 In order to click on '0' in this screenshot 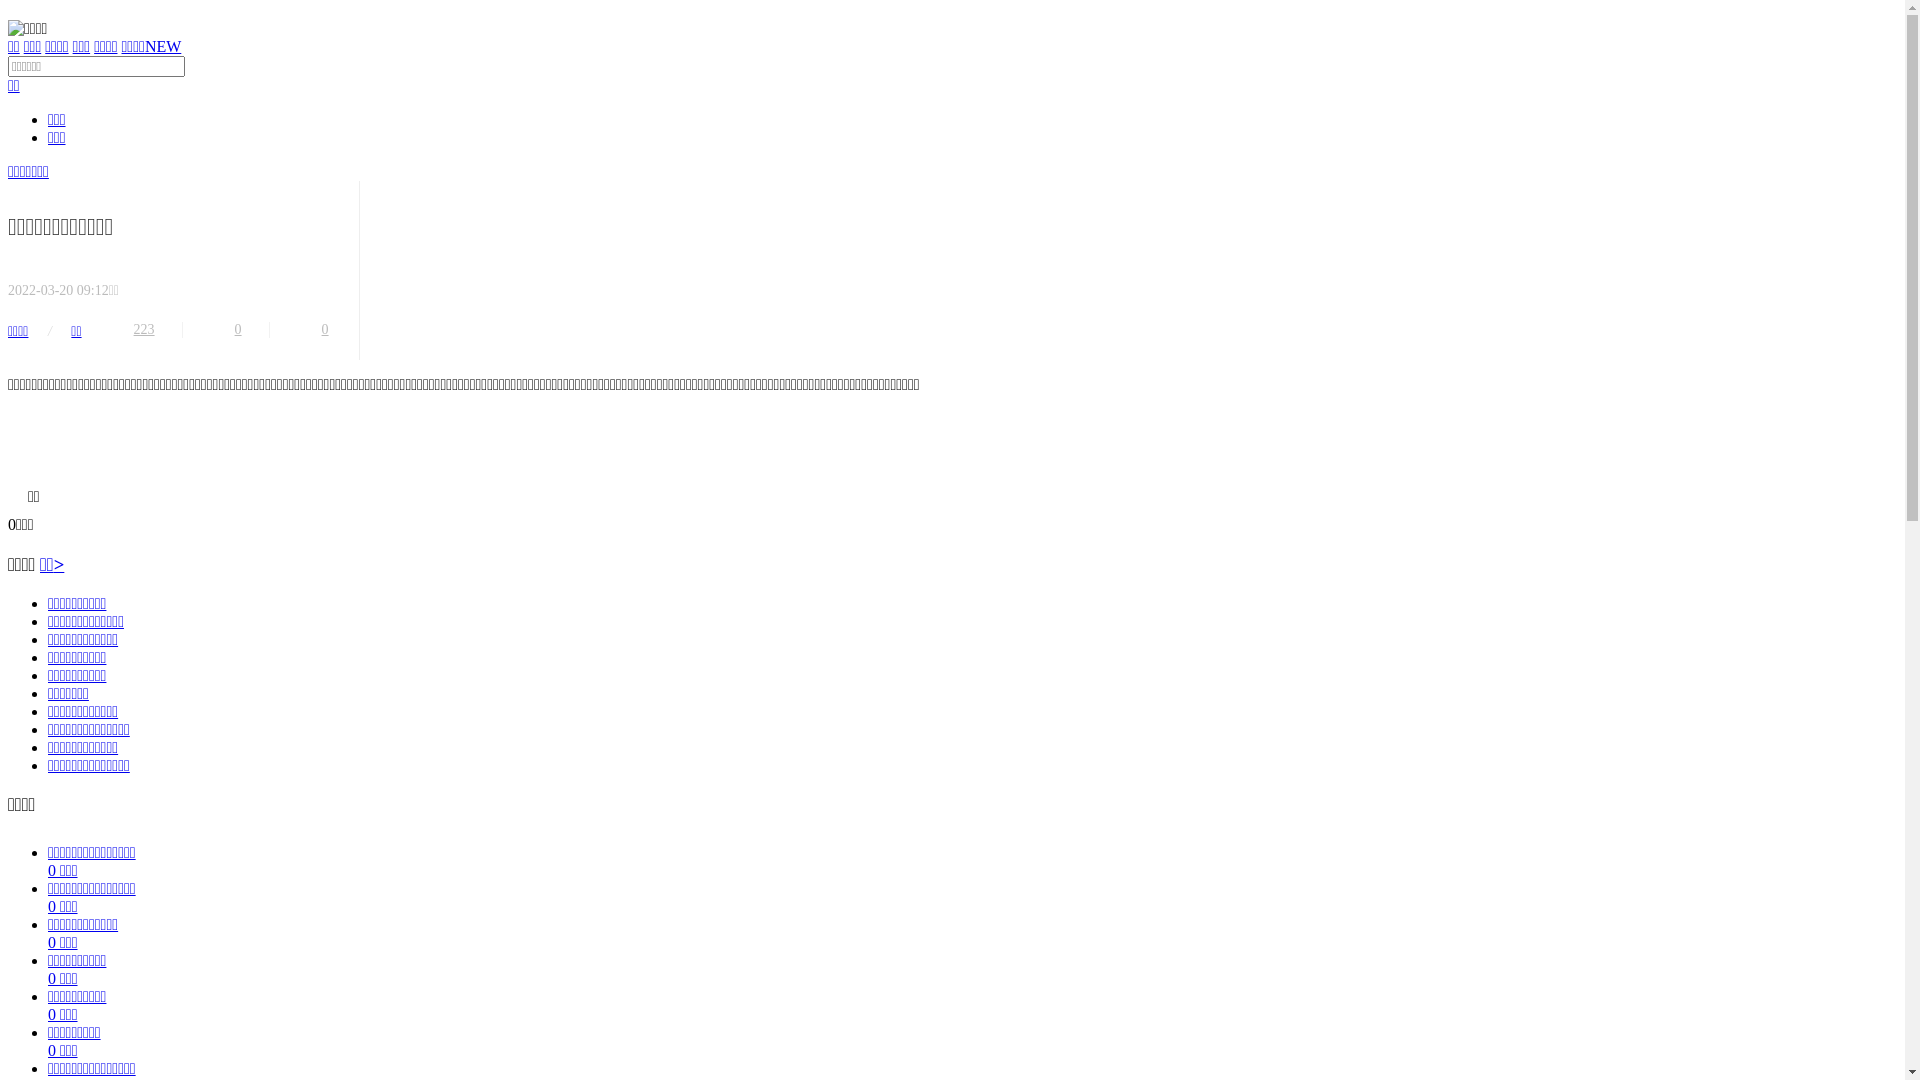, I will do `click(326, 329)`.